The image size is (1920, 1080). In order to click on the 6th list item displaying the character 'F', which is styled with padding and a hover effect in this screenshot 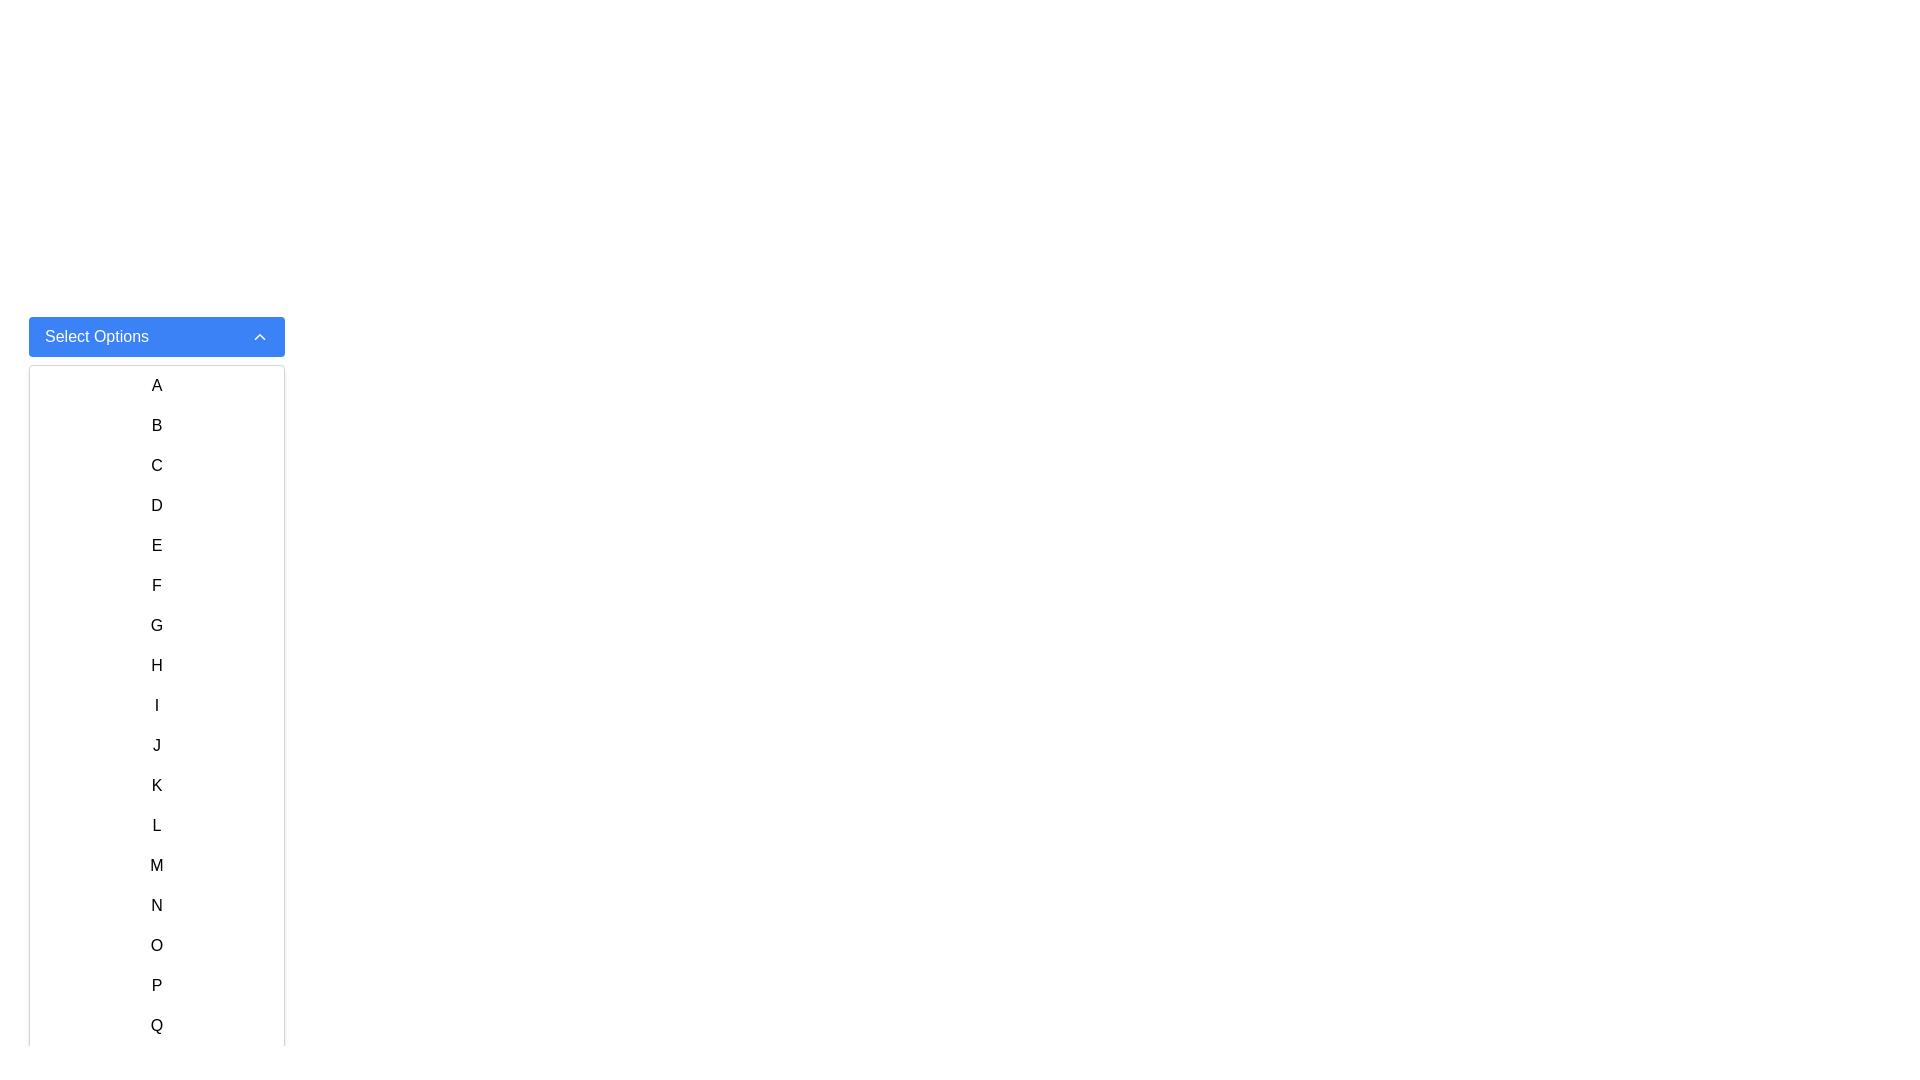, I will do `click(156, 585)`.